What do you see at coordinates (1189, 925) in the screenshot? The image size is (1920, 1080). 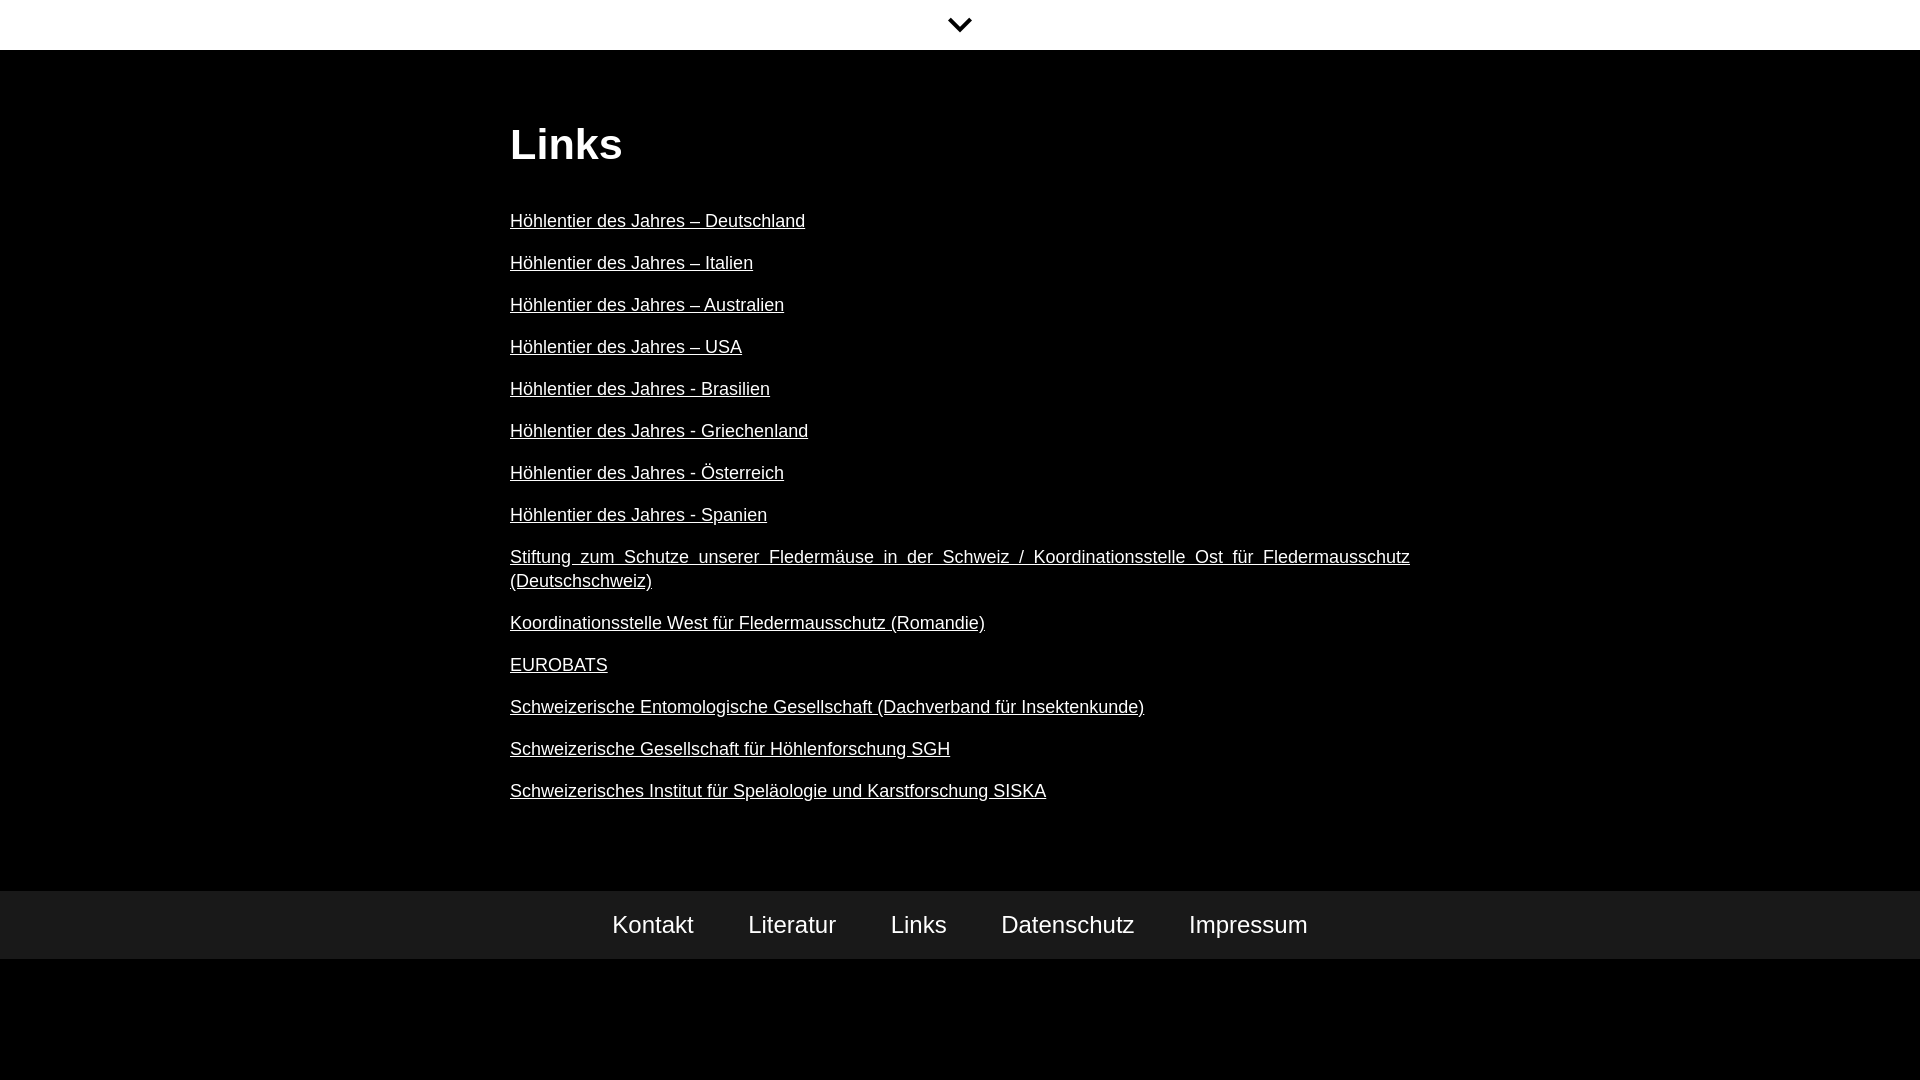 I see `'Impressum'` at bounding box center [1189, 925].